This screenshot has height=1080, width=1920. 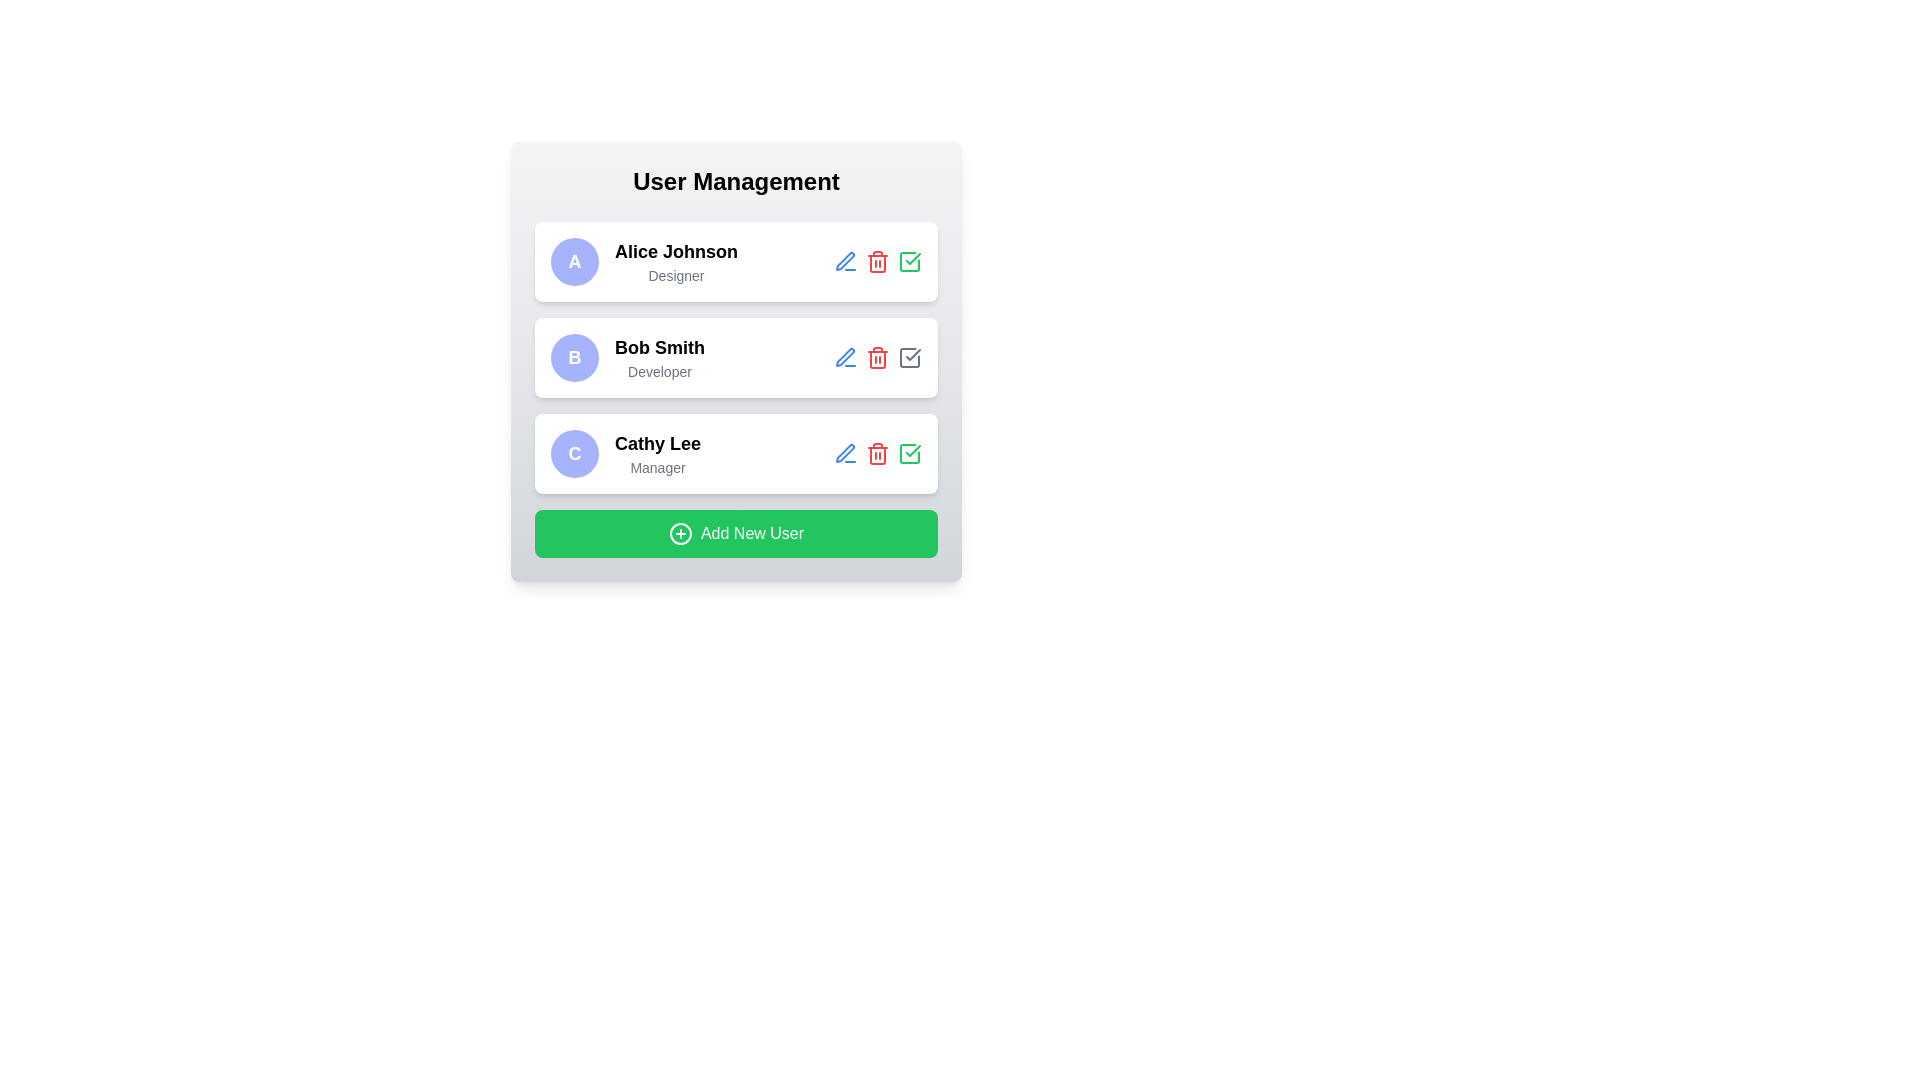 What do you see at coordinates (574, 357) in the screenshot?
I see `the Avatar Badge representing the user with initials 'B' located to the left of 'Bob Smith (Developer)'` at bounding box center [574, 357].